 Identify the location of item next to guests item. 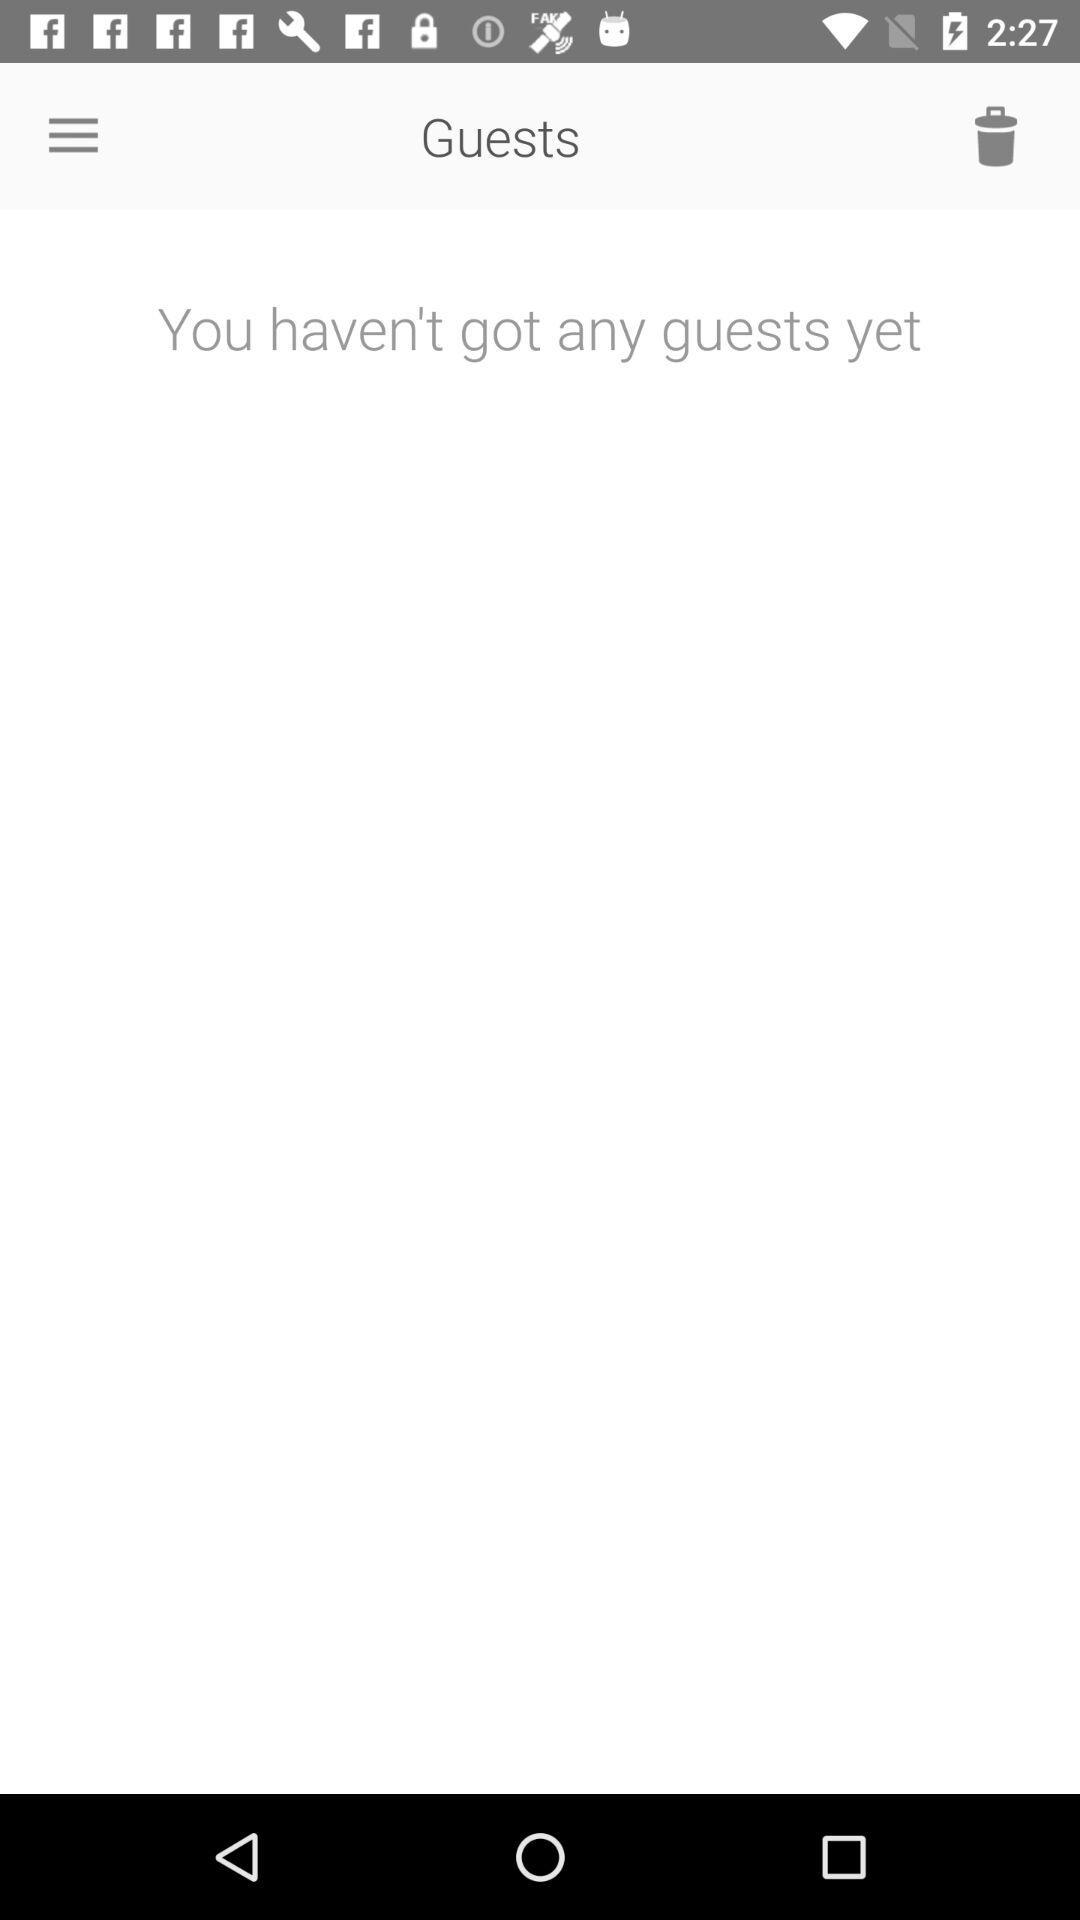
(72, 135).